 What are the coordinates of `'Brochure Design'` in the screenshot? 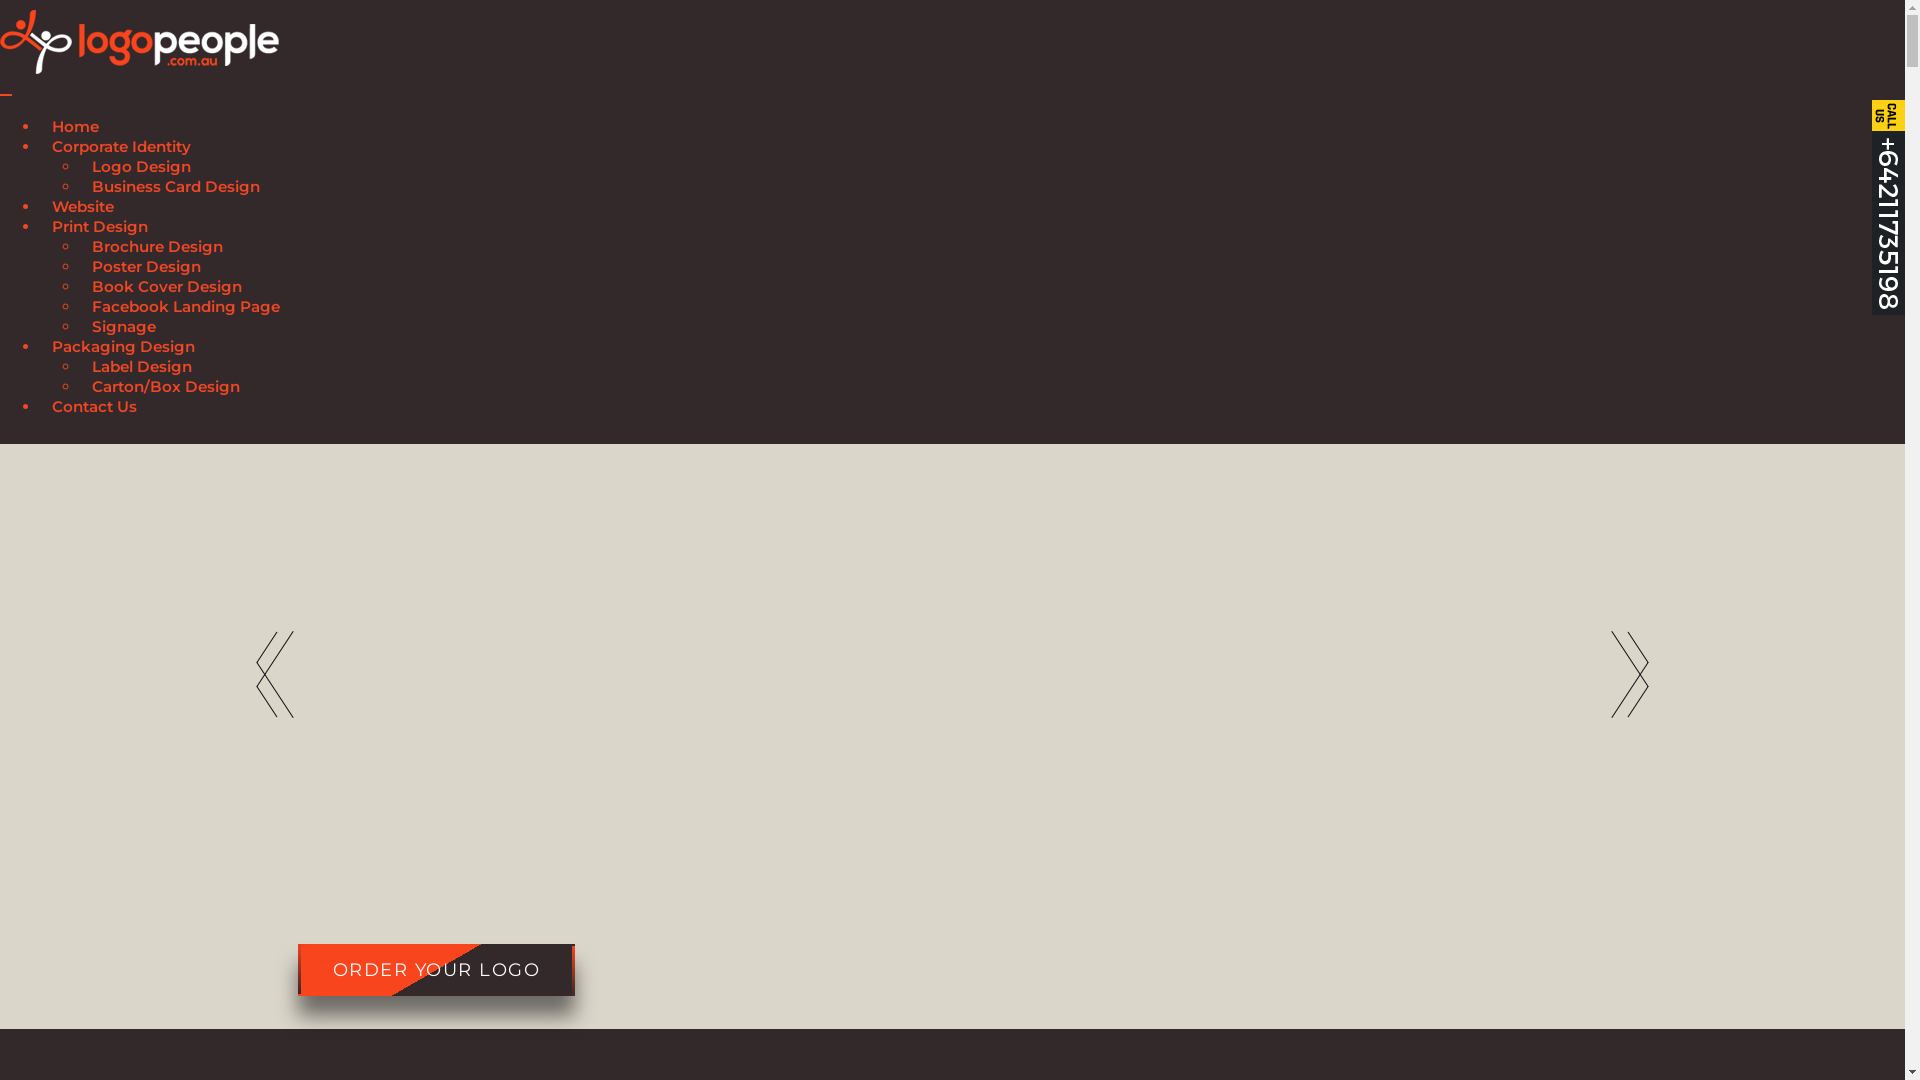 It's located at (156, 248).